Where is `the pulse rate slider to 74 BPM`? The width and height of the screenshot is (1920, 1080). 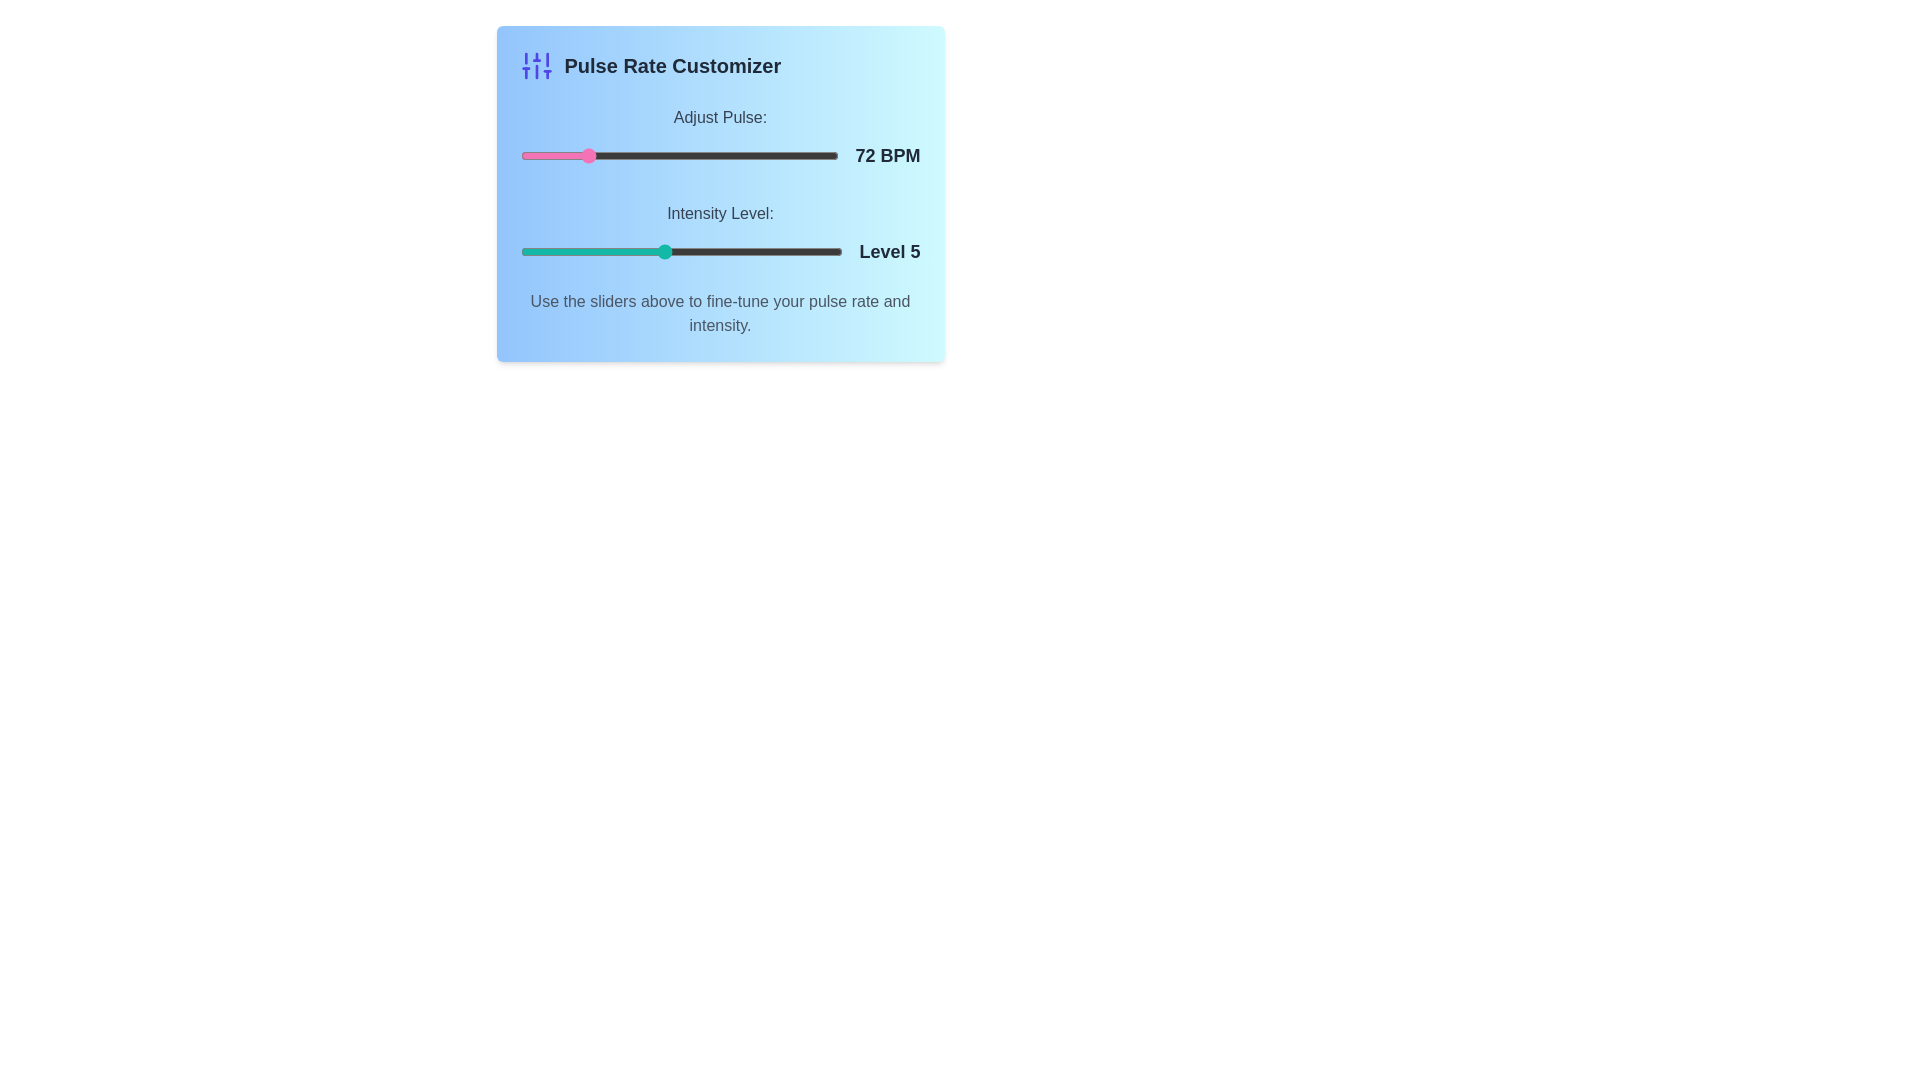 the pulse rate slider to 74 BPM is located at coordinates (587, 154).